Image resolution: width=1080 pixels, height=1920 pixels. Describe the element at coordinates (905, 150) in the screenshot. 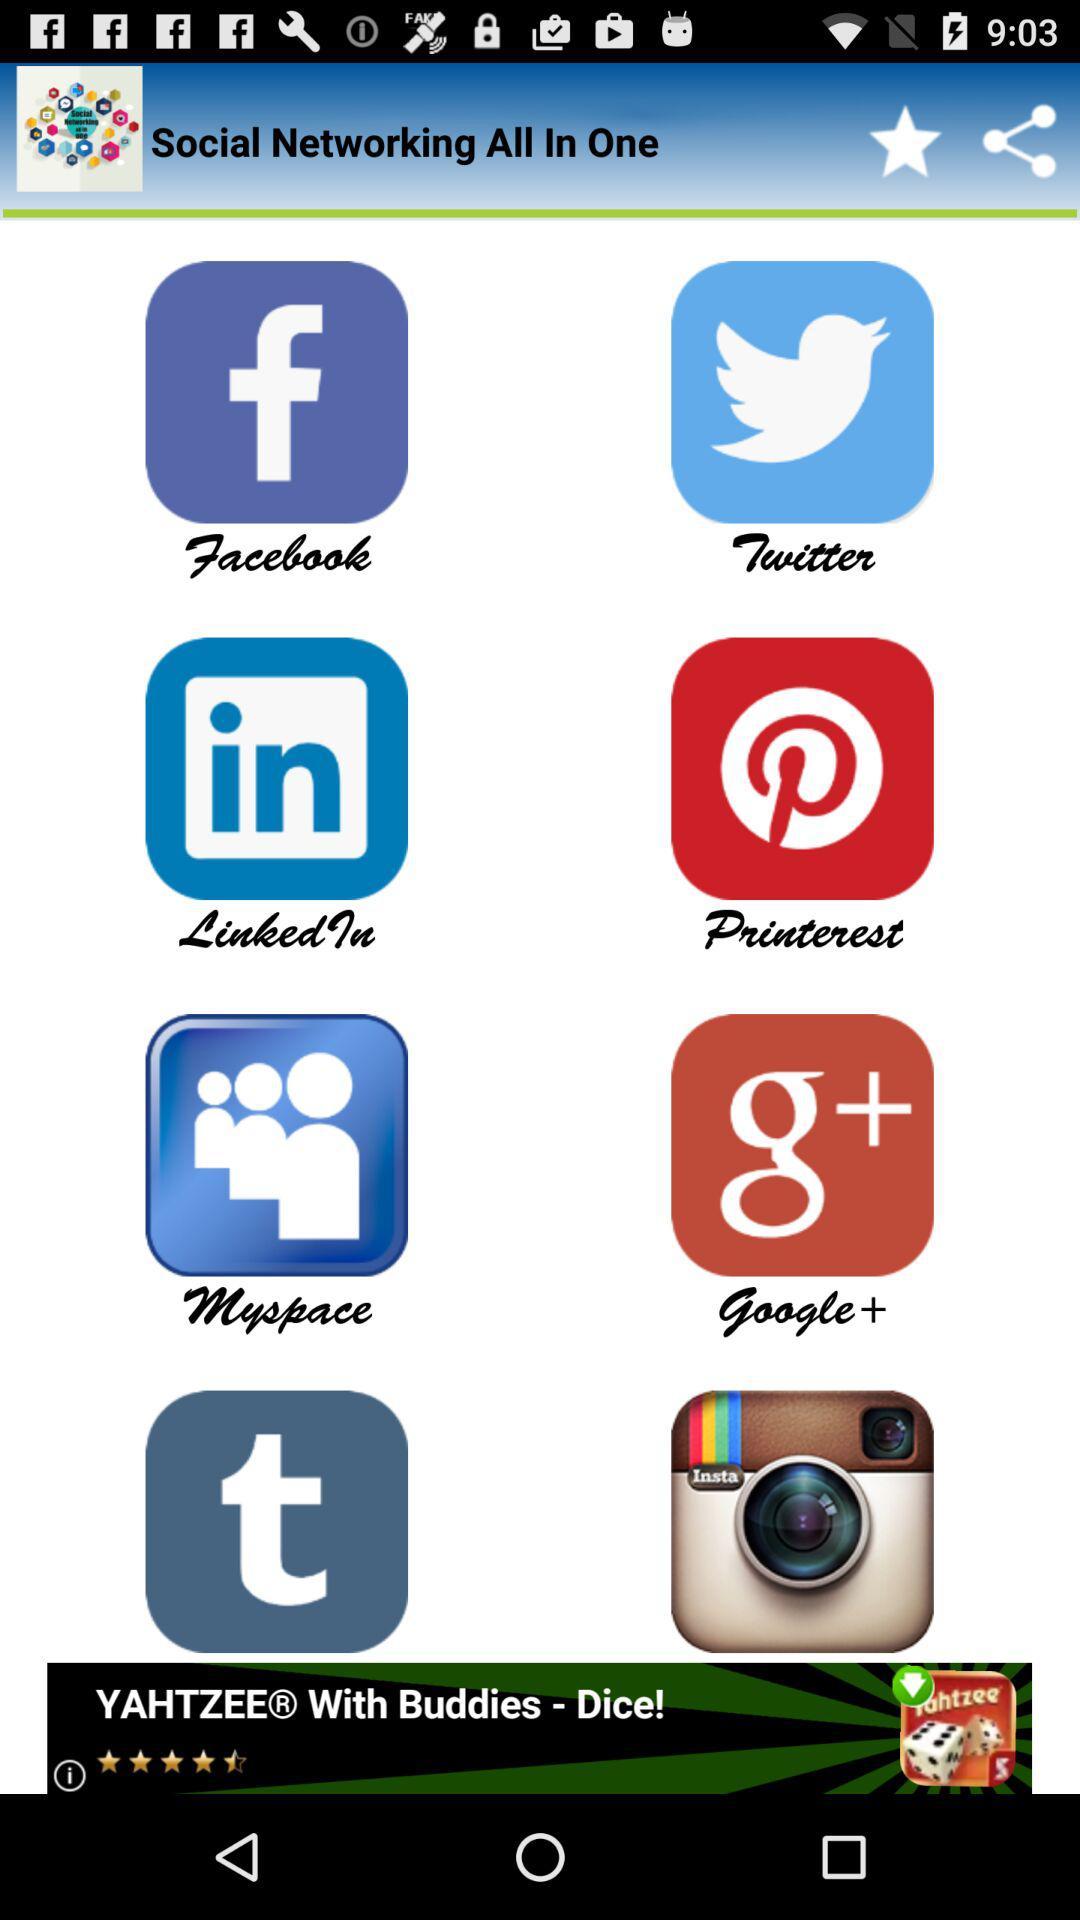

I see `the star icon` at that location.